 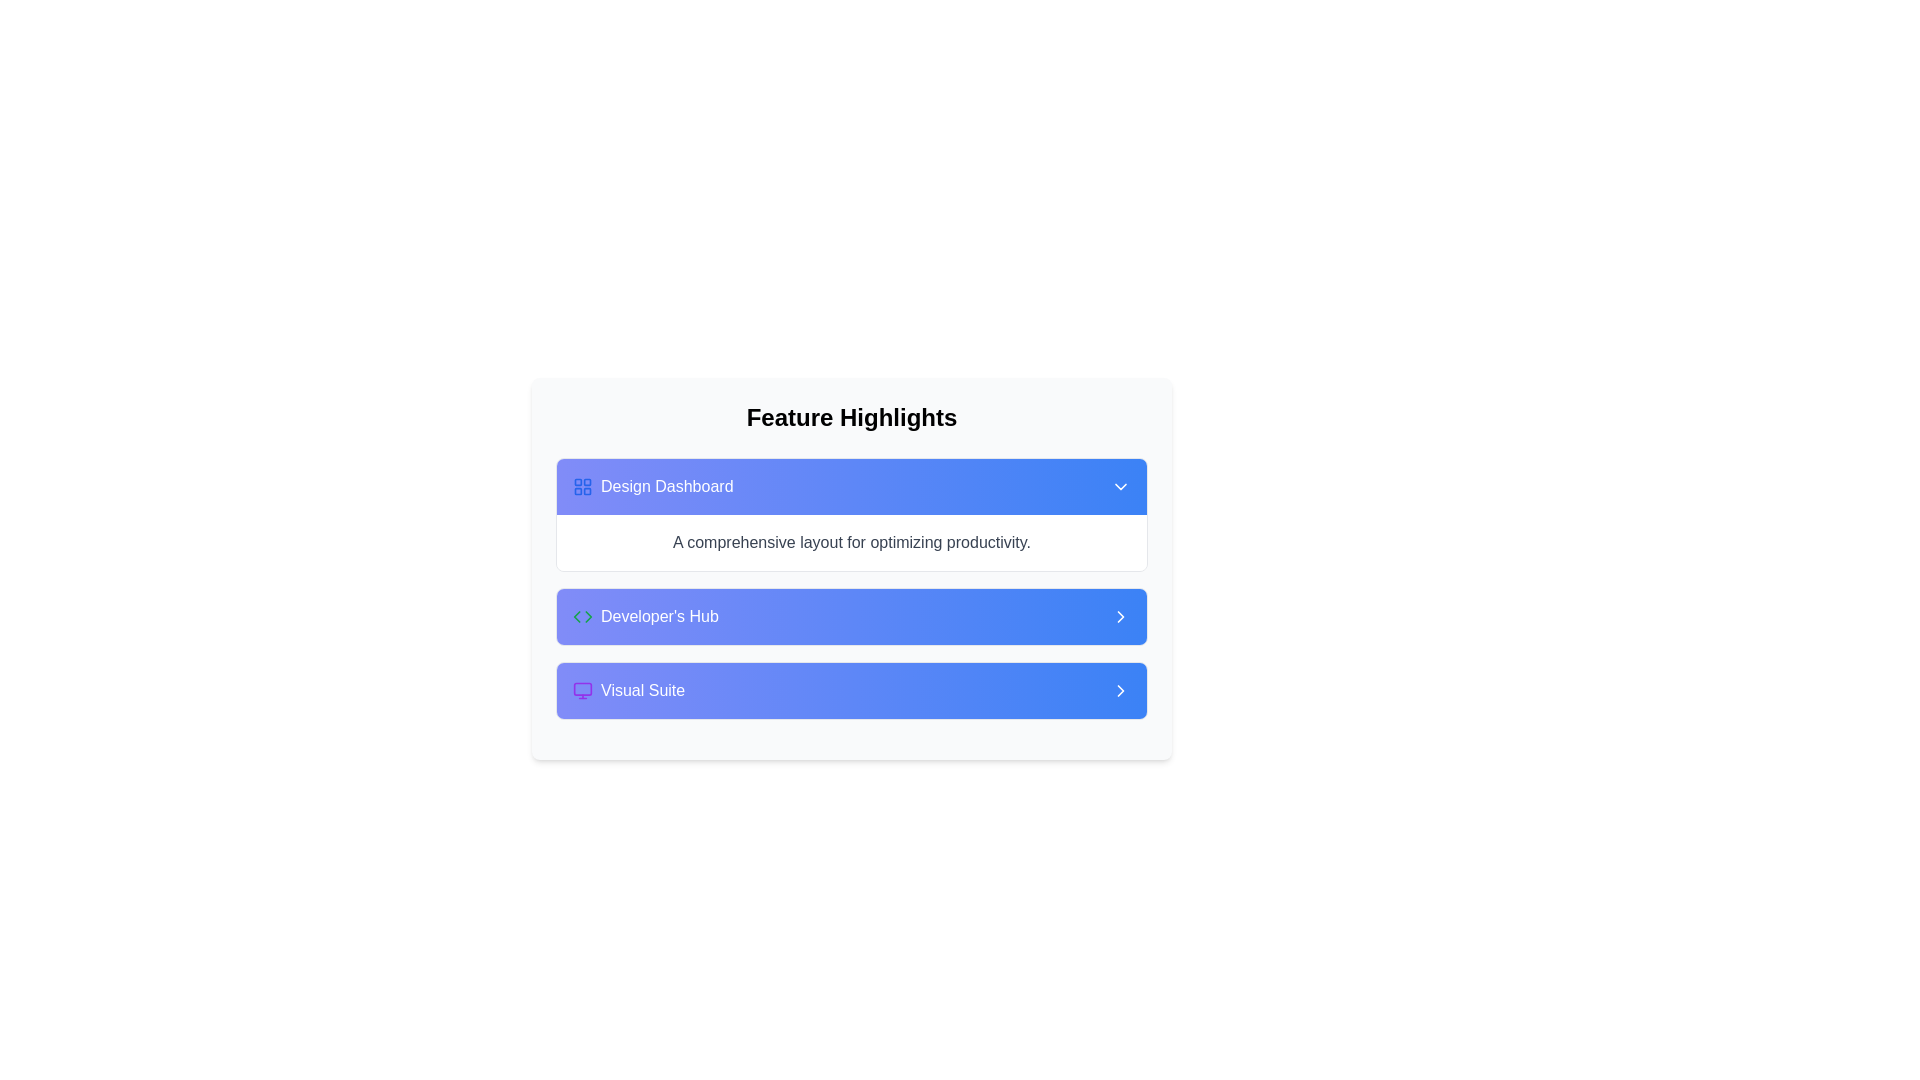 I want to click on the 'Visual Suite' icon, which is positioned to the left of the 'Visual Suite' label and is vertically centered within its row, so click(x=581, y=689).